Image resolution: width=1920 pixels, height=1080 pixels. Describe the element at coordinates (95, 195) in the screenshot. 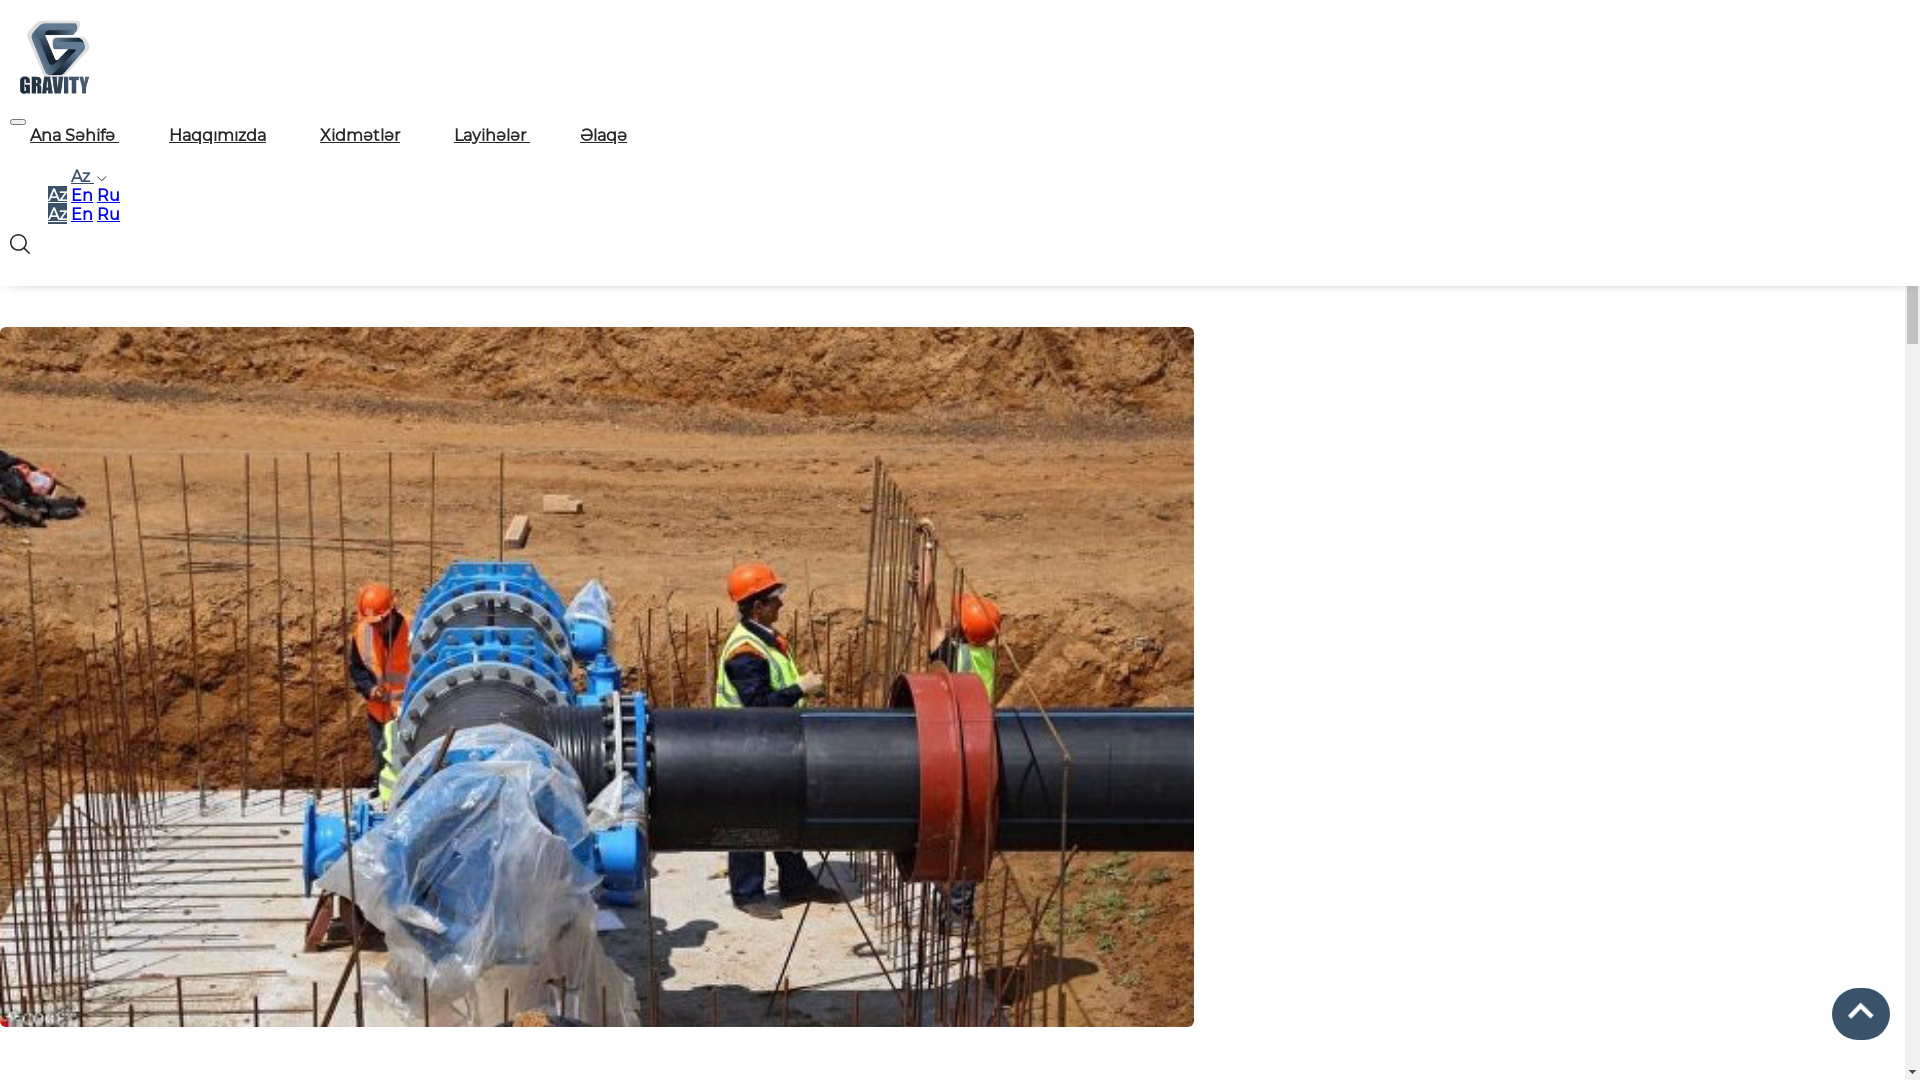

I see `'Ru'` at that location.